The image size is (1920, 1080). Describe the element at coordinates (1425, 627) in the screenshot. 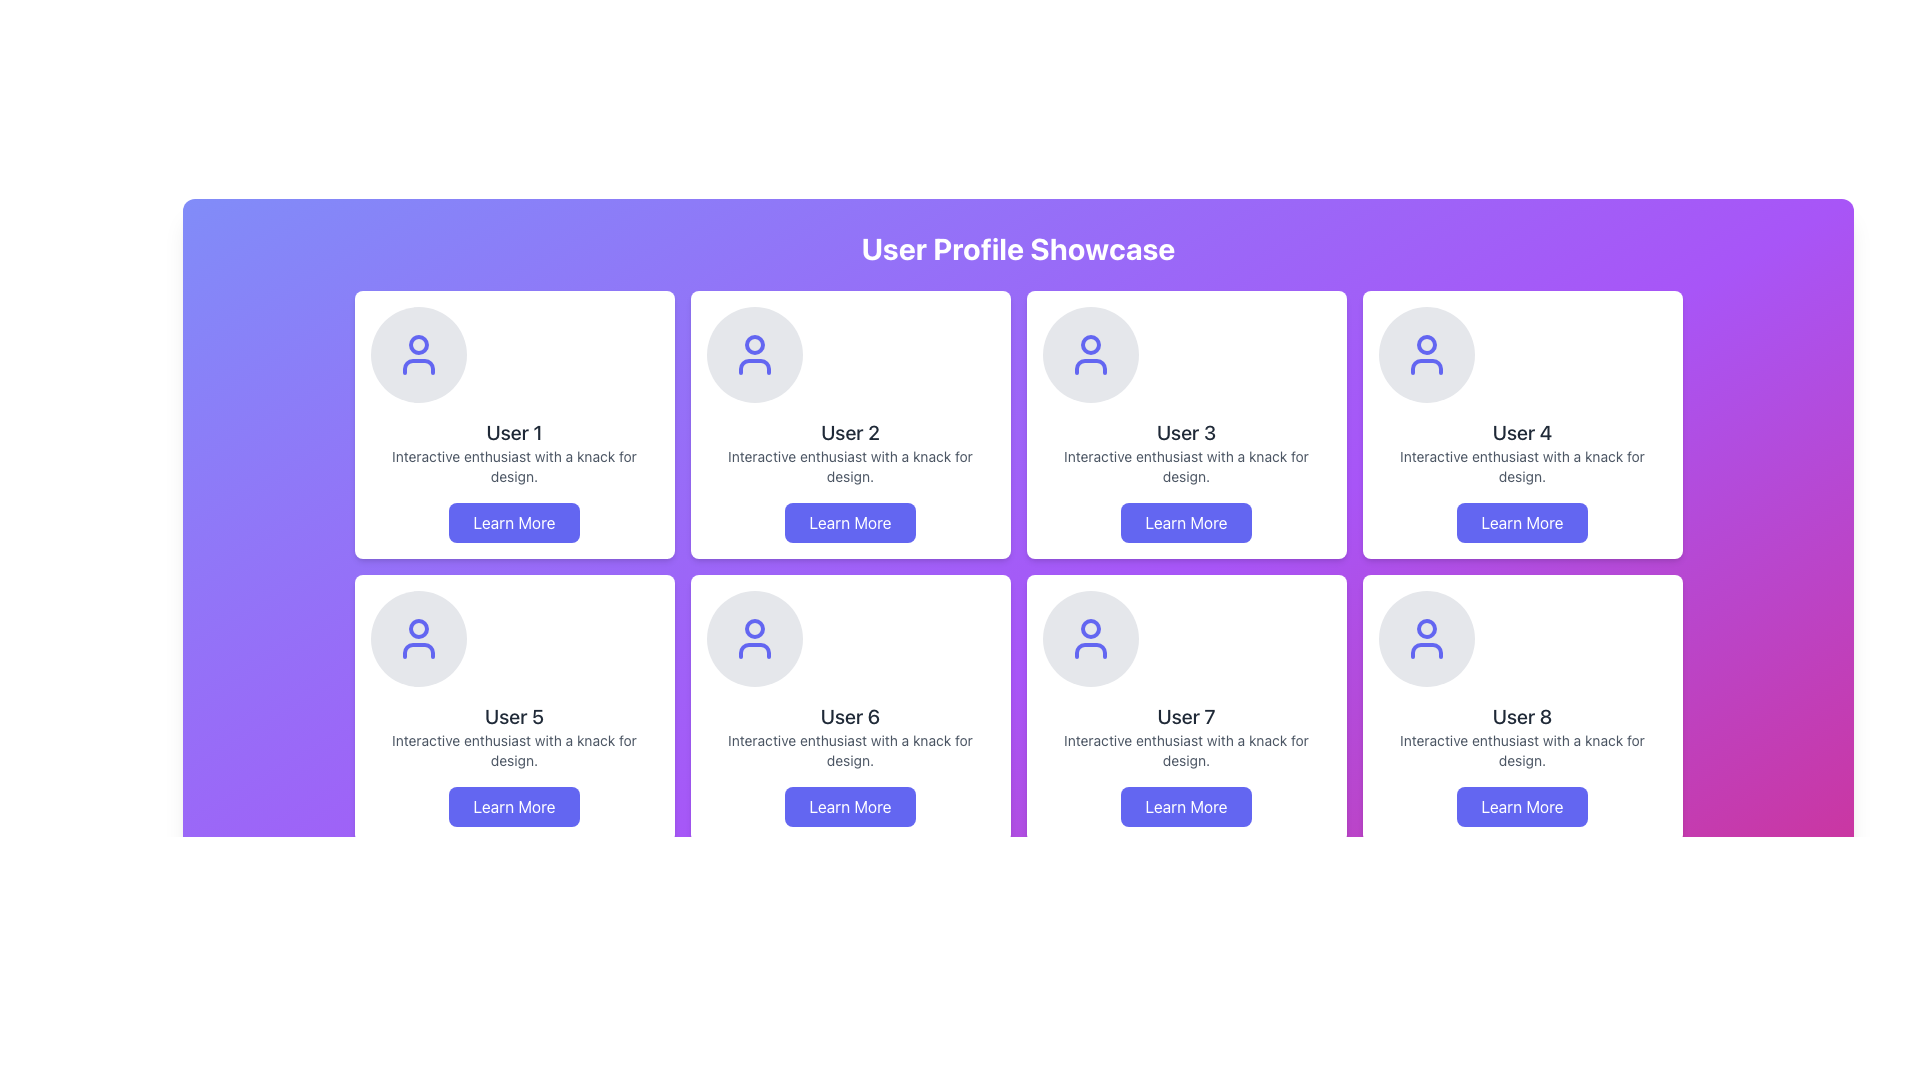

I see `the graphical icon representing 'User 8' on their profile card, located in the last row and fourth column of the user showcase grid` at that location.